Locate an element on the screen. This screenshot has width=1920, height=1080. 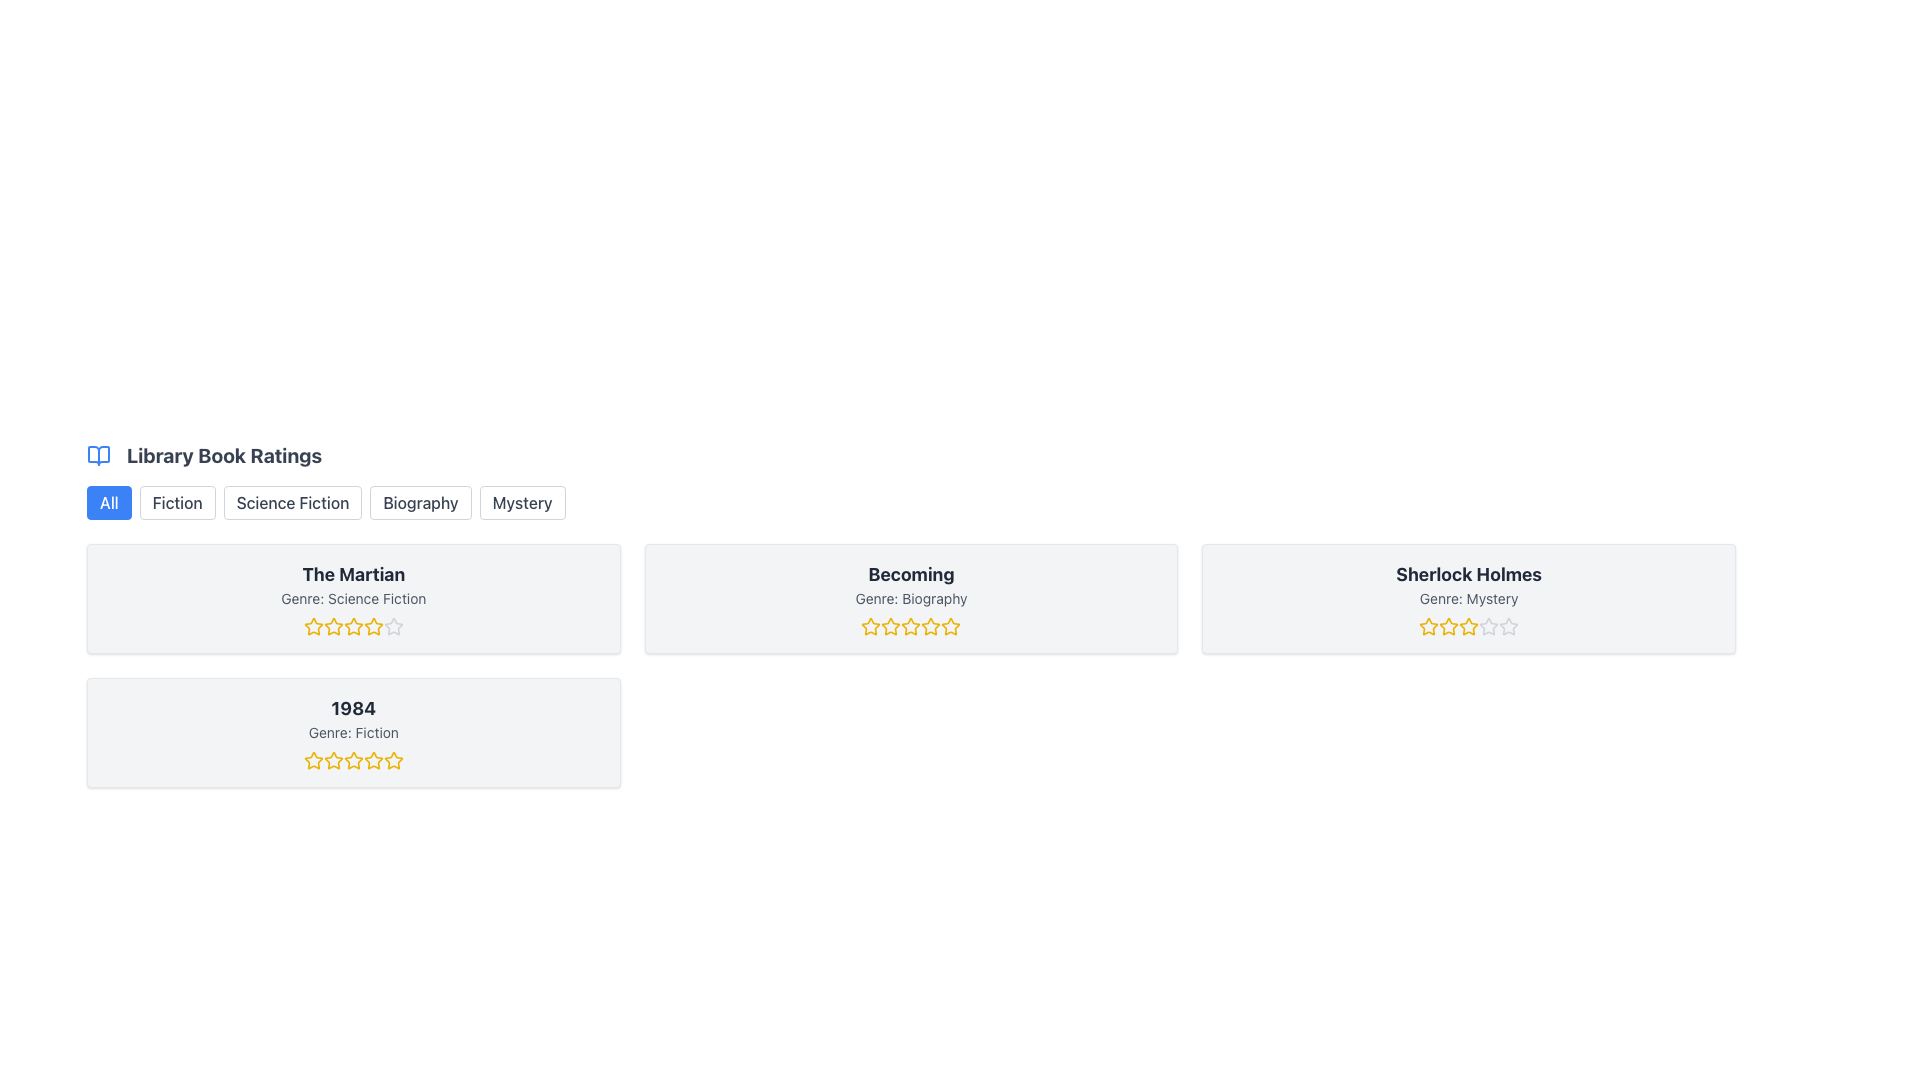
the third star icon in the five-star rating row for the book '1984', which serves as an interactive indicator for the book's rating is located at coordinates (393, 760).